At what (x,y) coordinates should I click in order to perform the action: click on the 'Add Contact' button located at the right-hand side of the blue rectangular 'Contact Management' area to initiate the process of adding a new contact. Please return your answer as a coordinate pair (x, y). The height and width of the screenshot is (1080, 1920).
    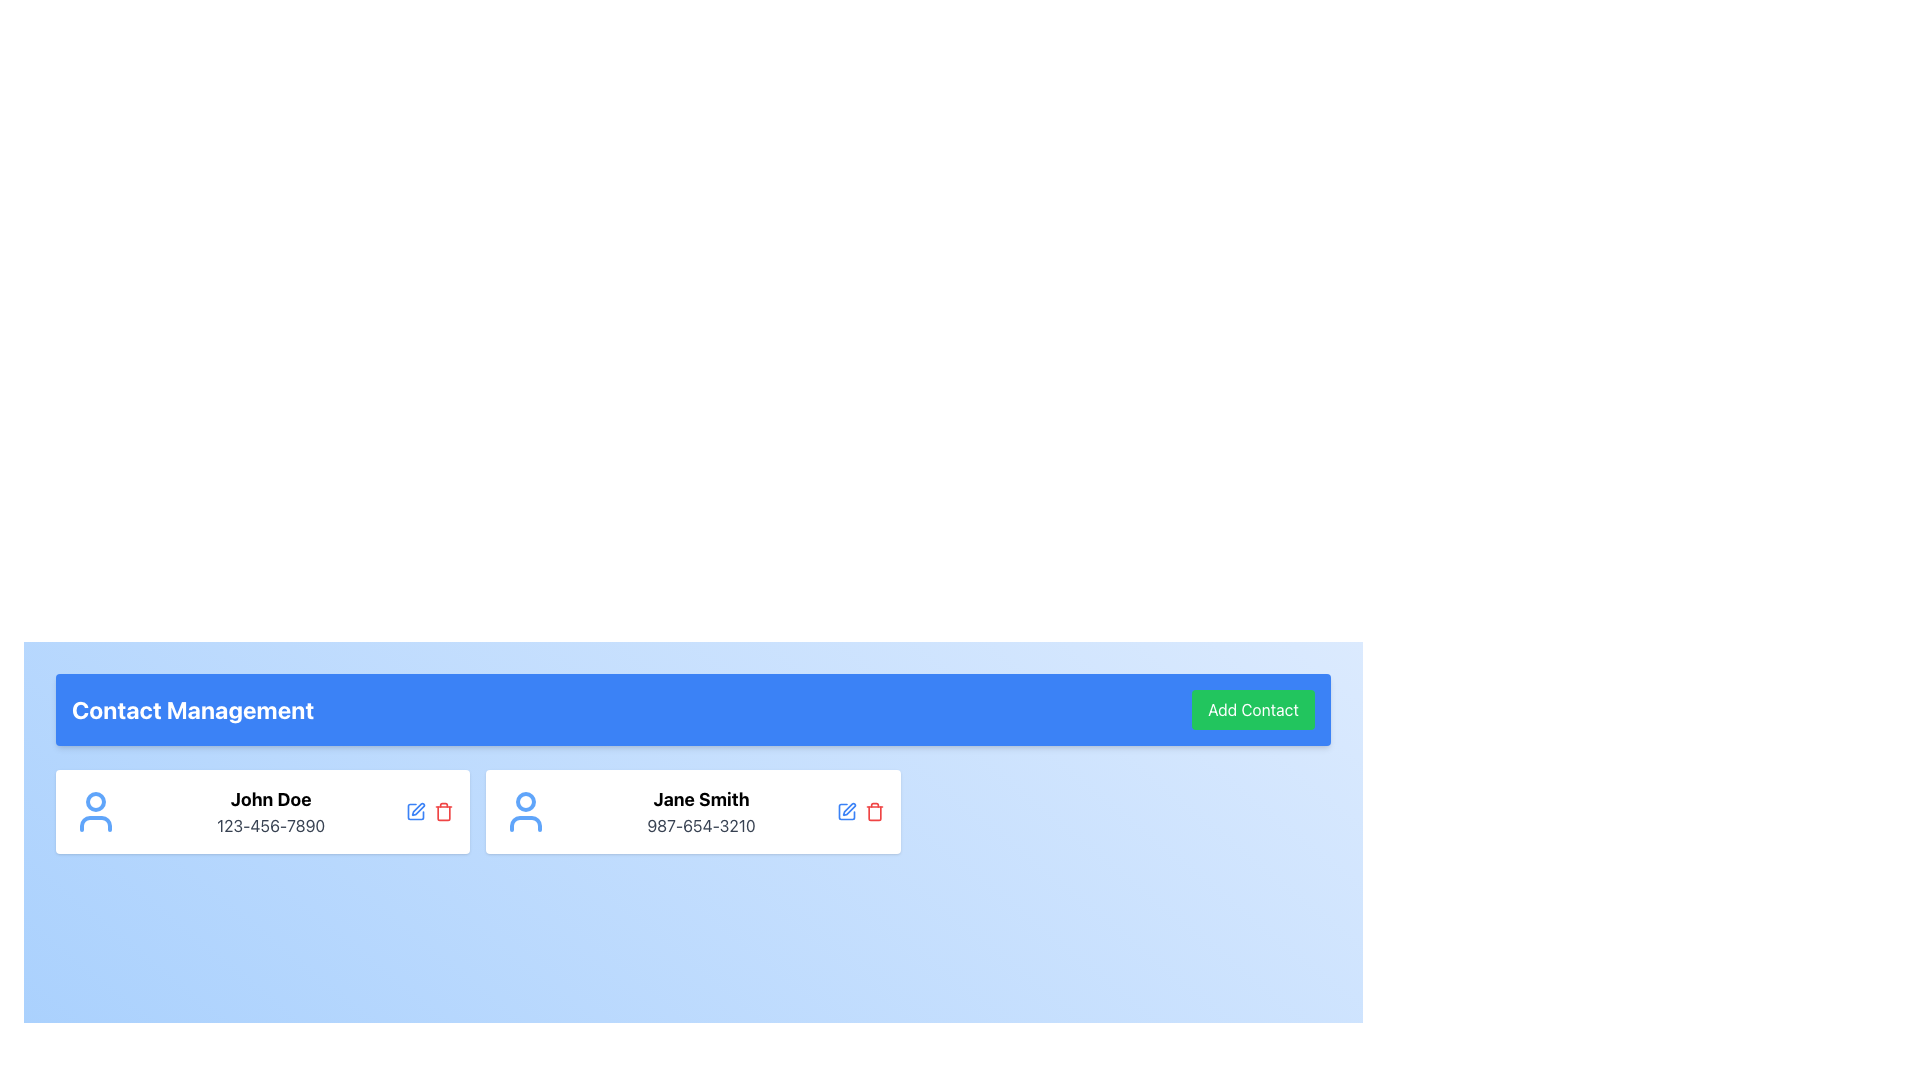
    Looking at the image, I should click on (1252, 708).